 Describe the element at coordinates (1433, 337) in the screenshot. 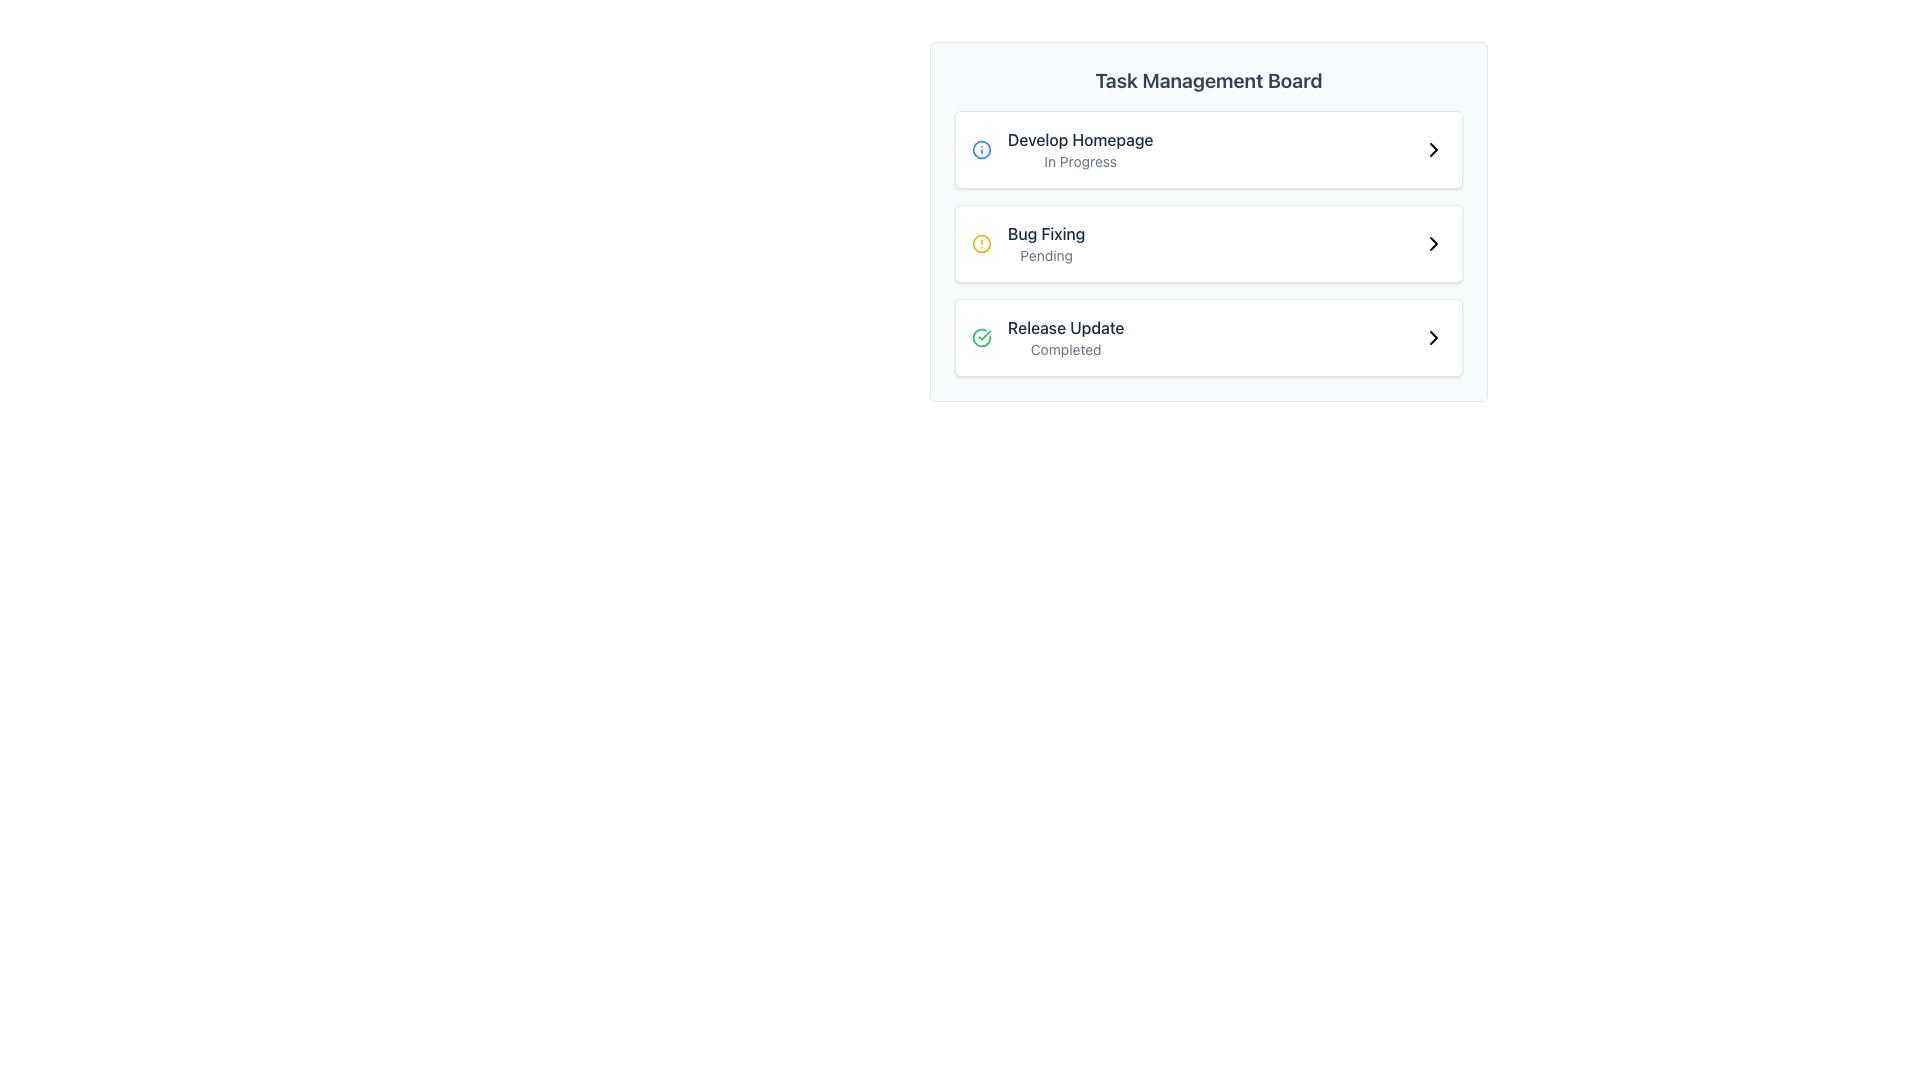

I see `the right-pointing chevron icon in the 'Release Update Completed' section` at that location.